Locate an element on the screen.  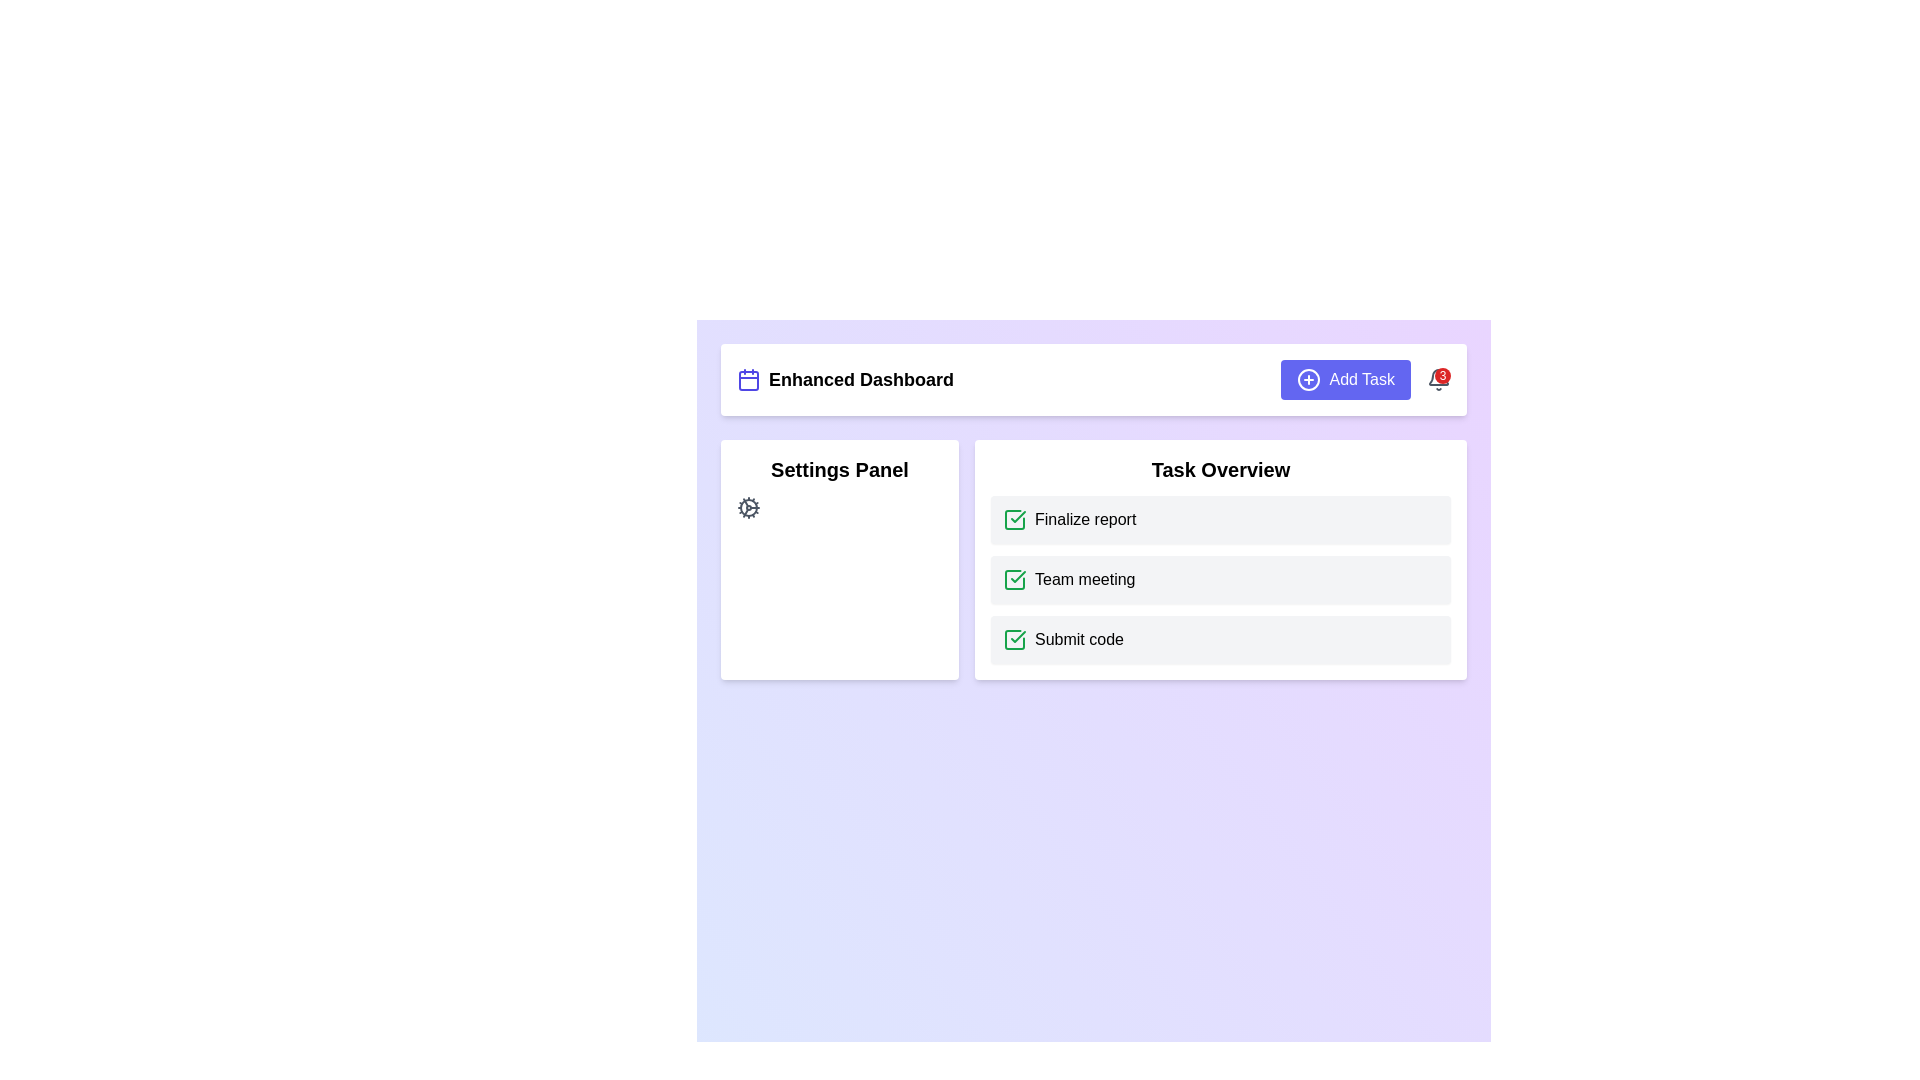
the 'Enhanced Dashboard' label with icon, which serves as the title of the section and is located in the upper central area of the interface is located at coordinates (845, 380).